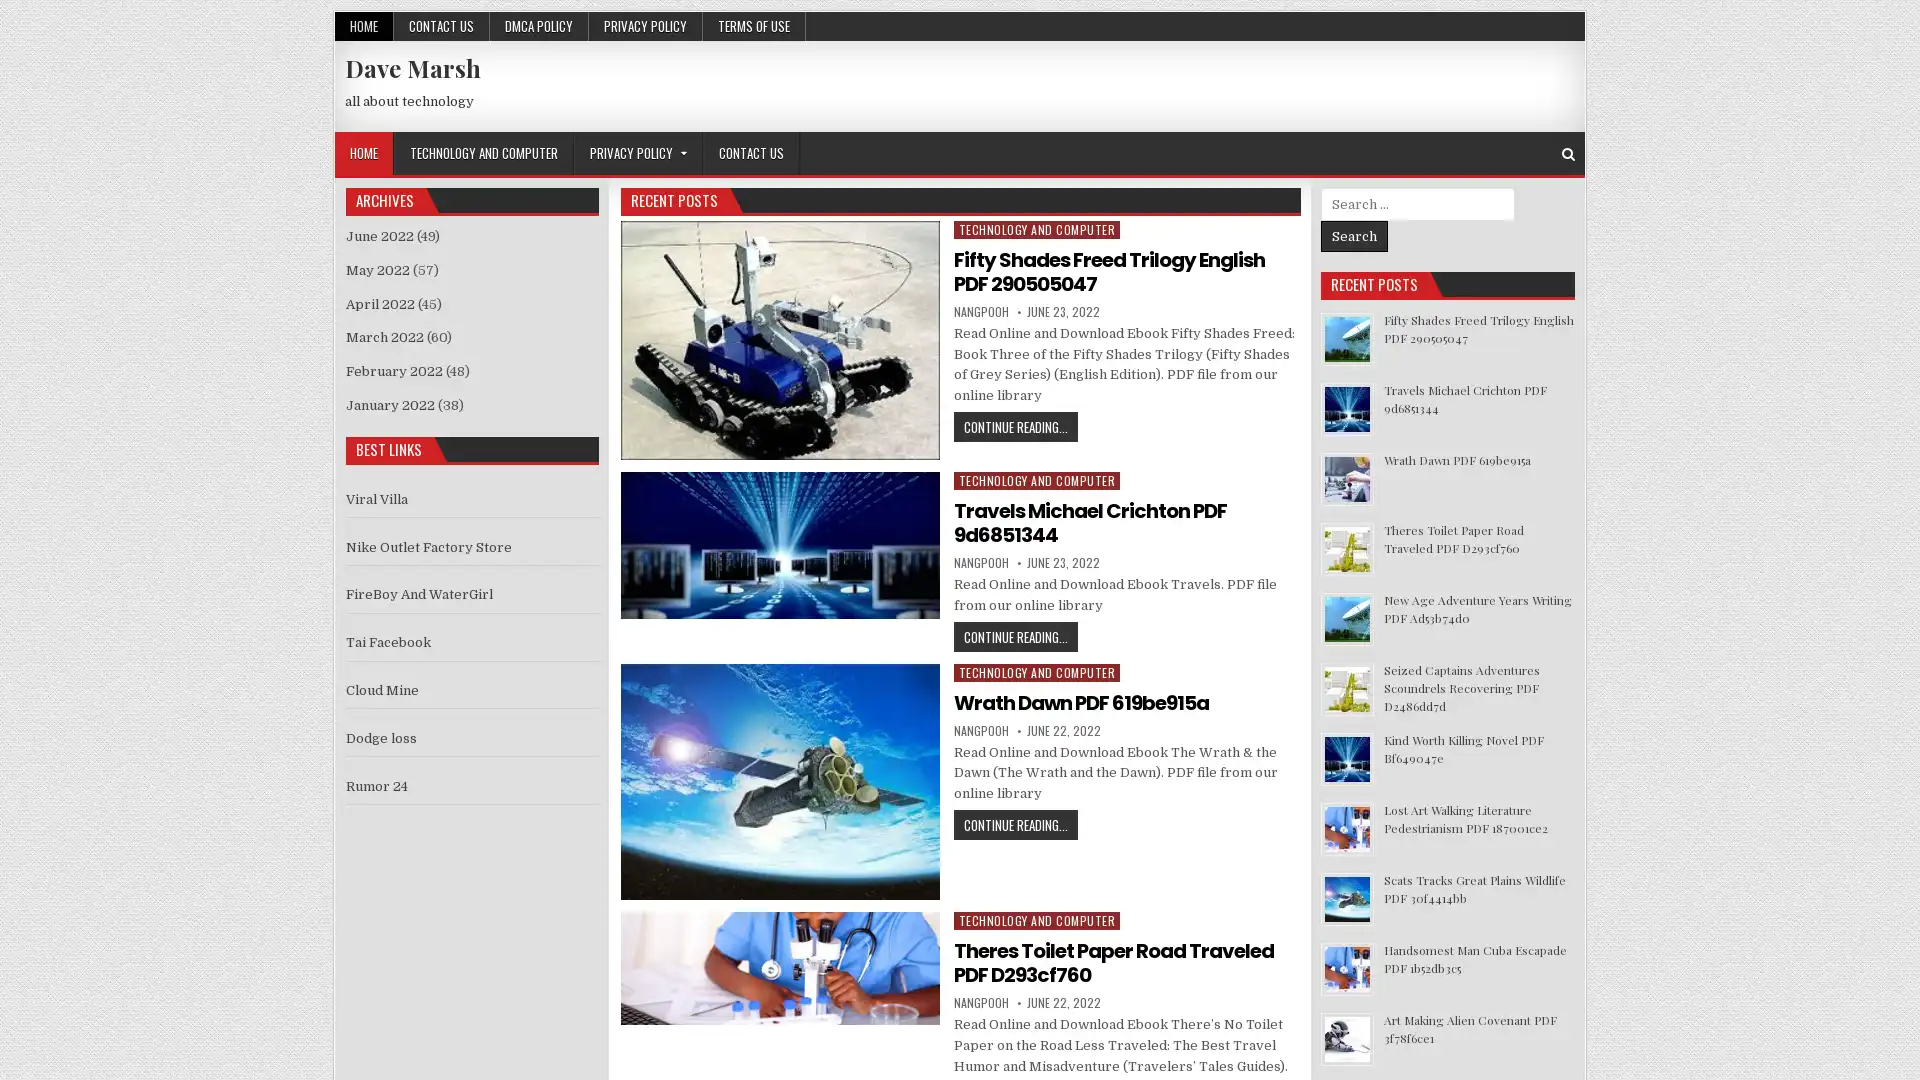 This screenshot has width=1920, height=1080. What do you see at coordinates (1354, 235) in the screenshot?
I see `Search` at bounding box center [1354, 235].